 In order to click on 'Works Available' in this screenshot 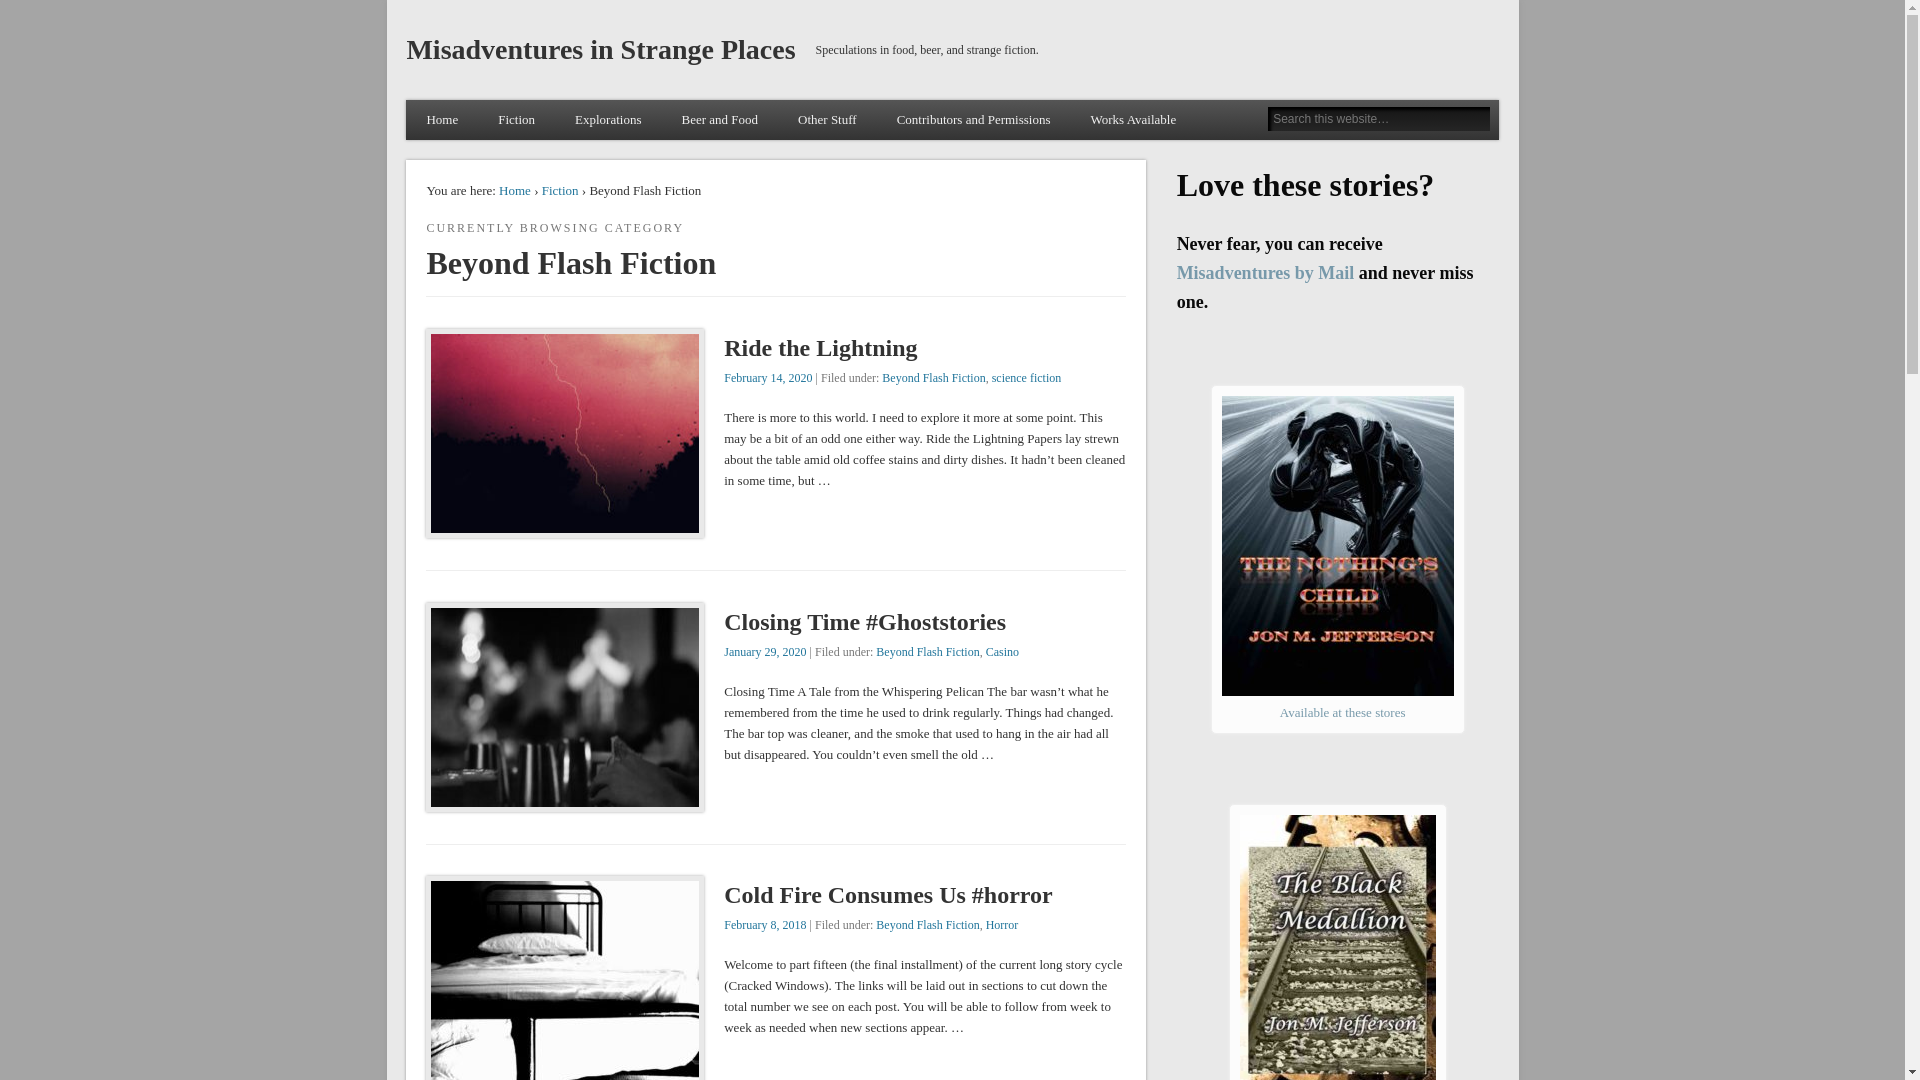, I will do `click(1132, 119)`.